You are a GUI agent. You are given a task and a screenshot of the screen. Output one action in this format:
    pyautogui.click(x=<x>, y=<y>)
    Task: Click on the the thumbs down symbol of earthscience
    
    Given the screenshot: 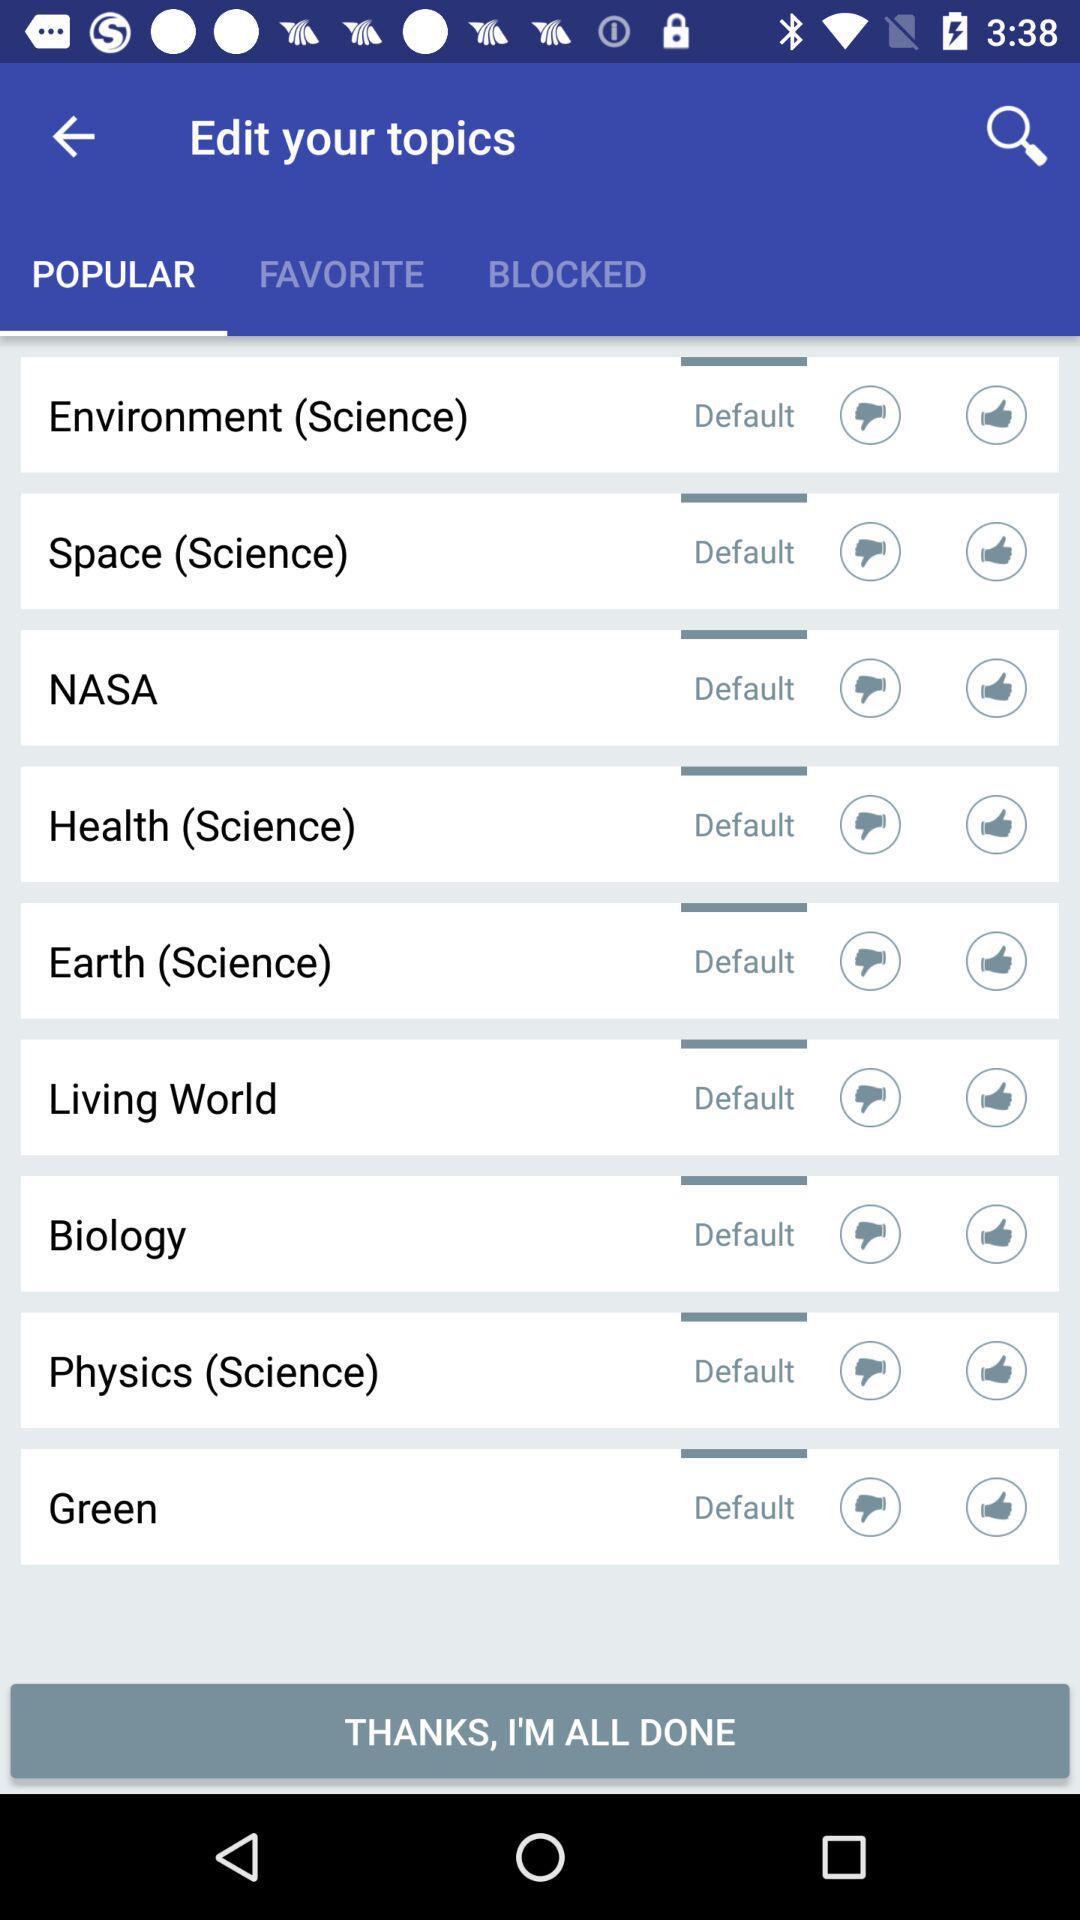 What is the action you would take?
    pyautogui.click(x=869, y=960)
    